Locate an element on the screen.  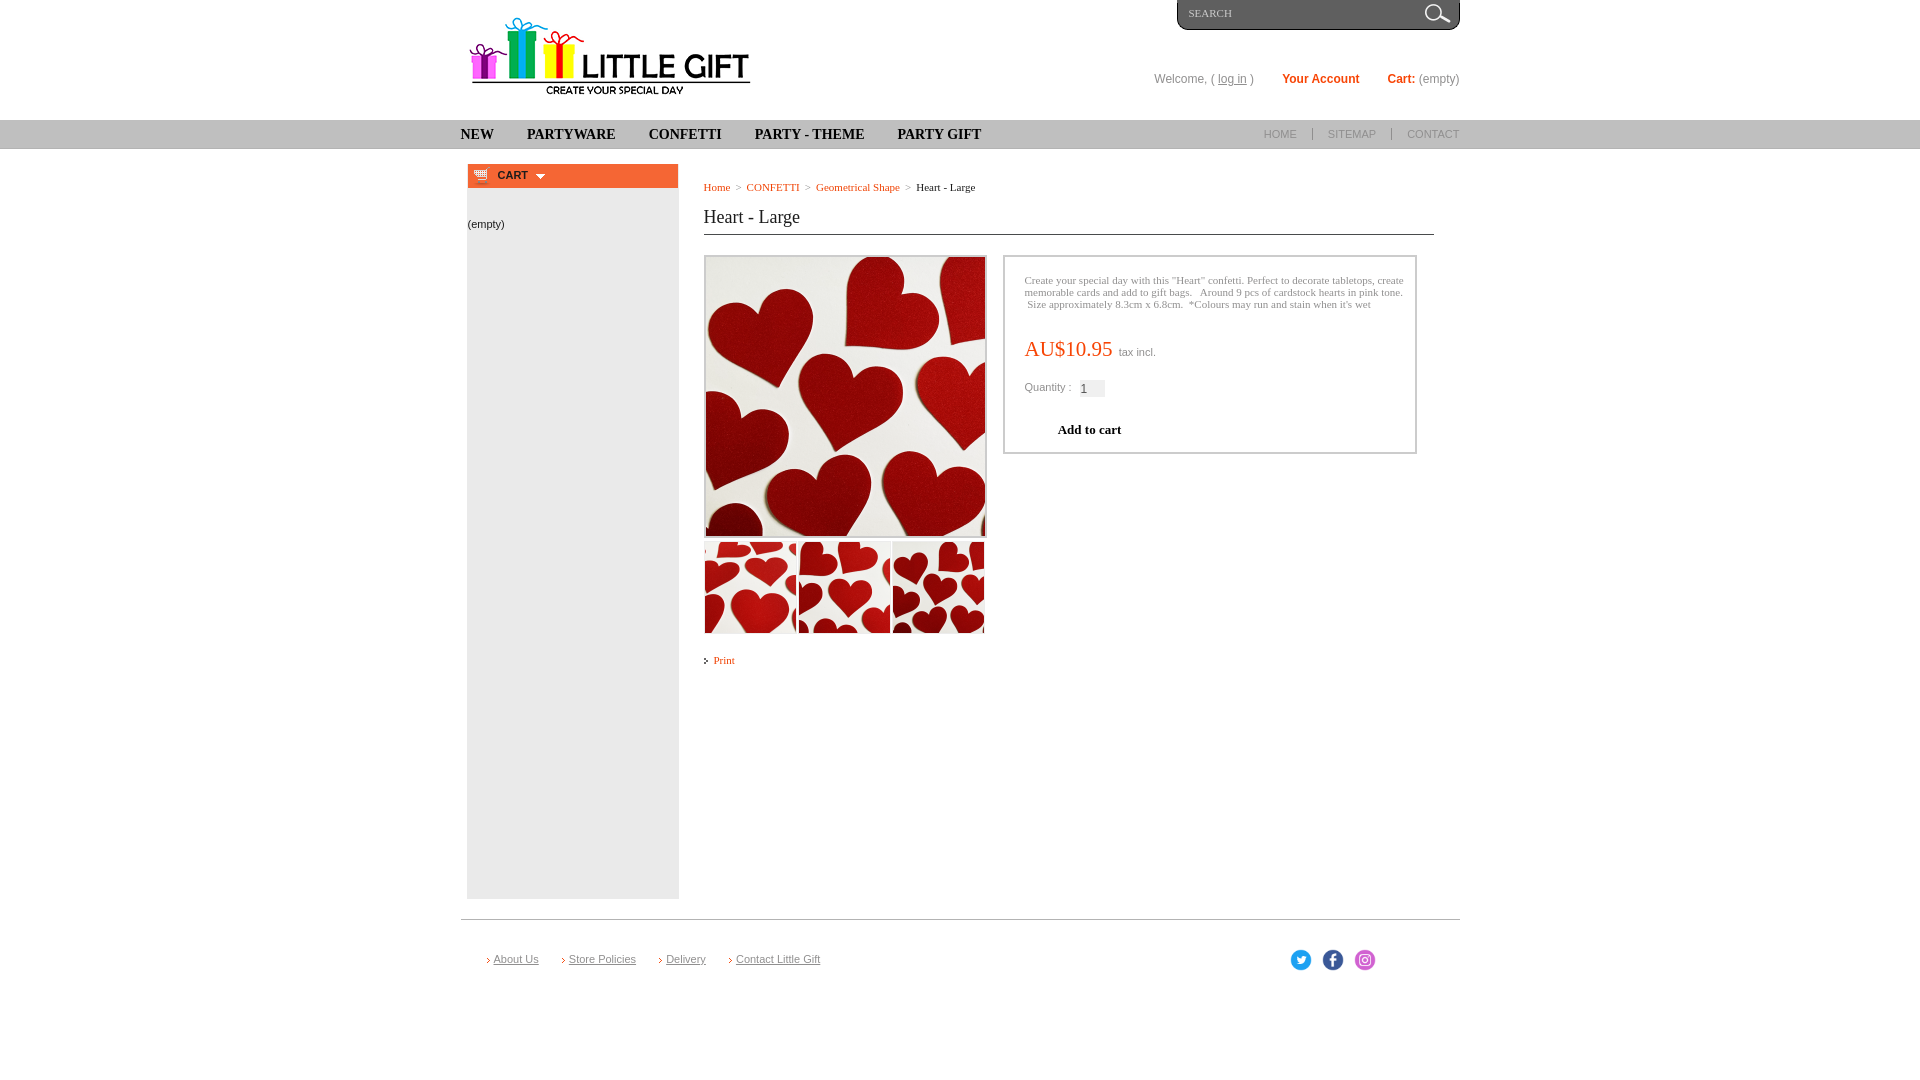
'CONTACT' is located at coordinates (1432, 134).